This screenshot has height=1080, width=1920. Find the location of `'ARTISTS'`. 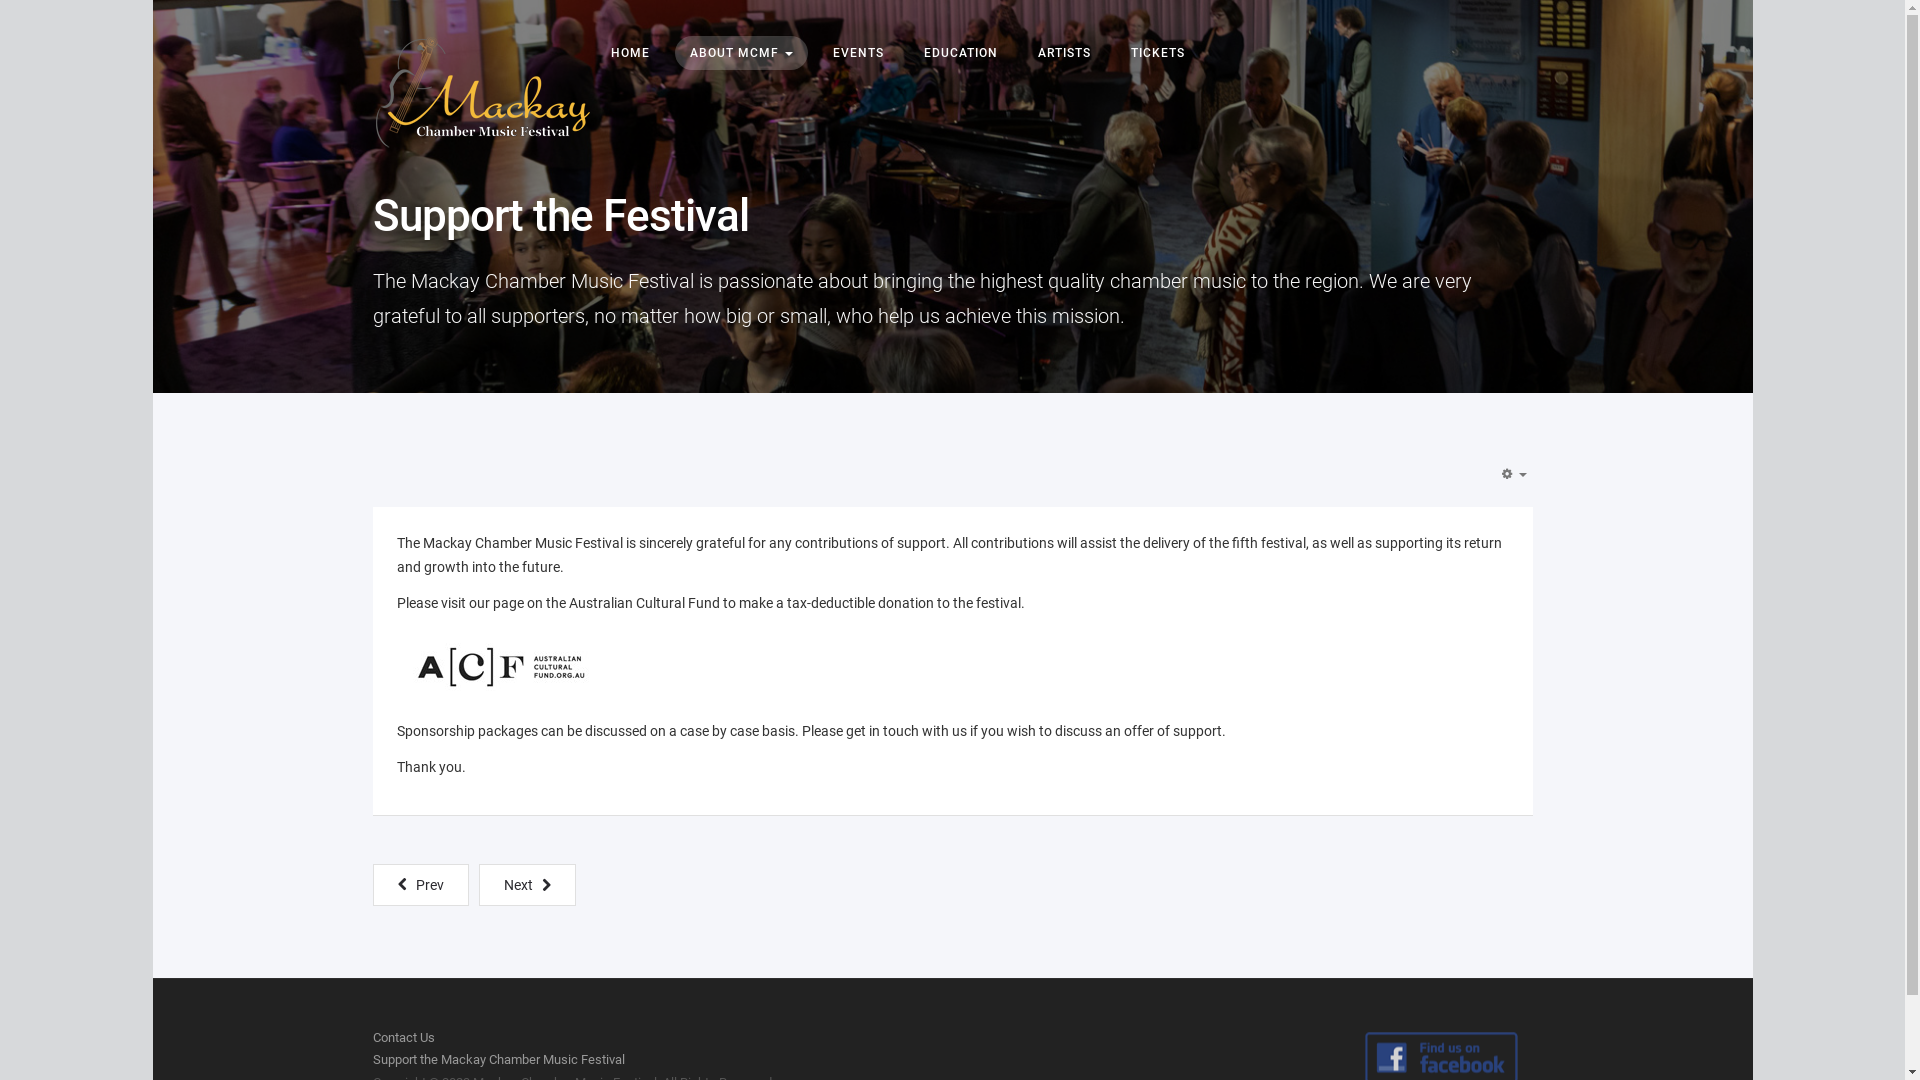

'ARTISTS' is located at coordinates (1062, 52).